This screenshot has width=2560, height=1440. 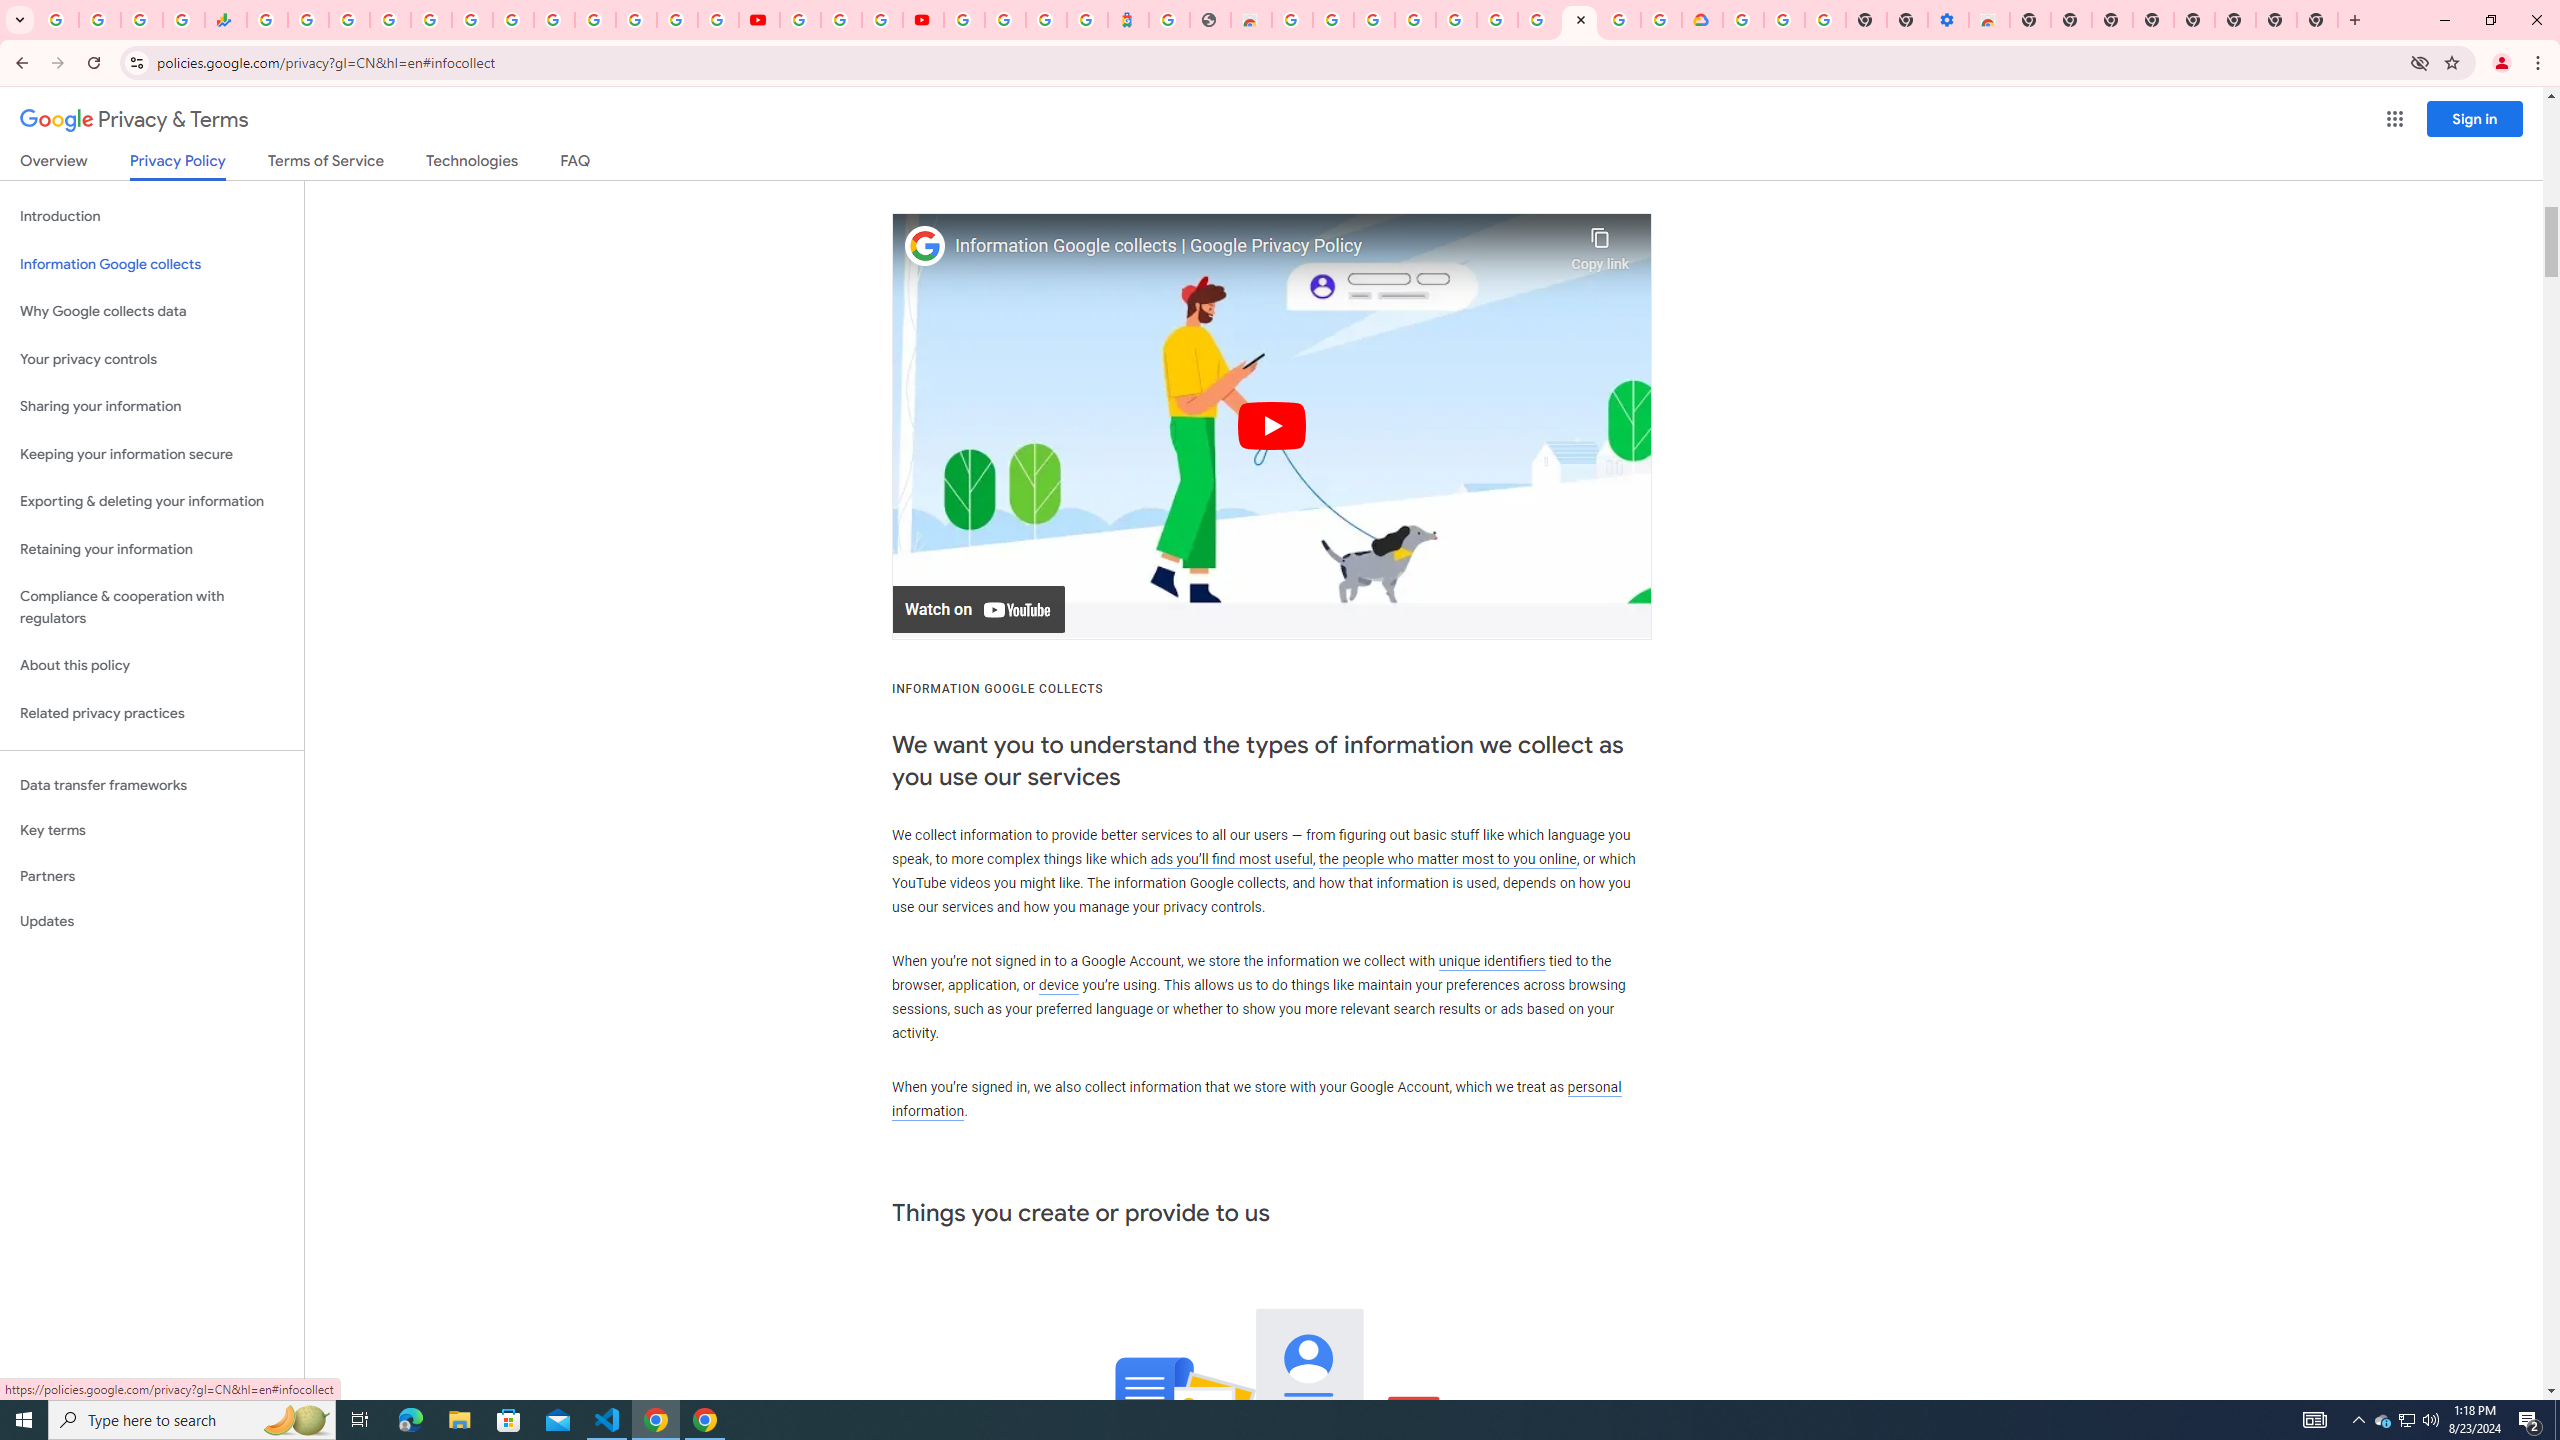 I want to click on 'Copy link', so click(x=1599, y=244).